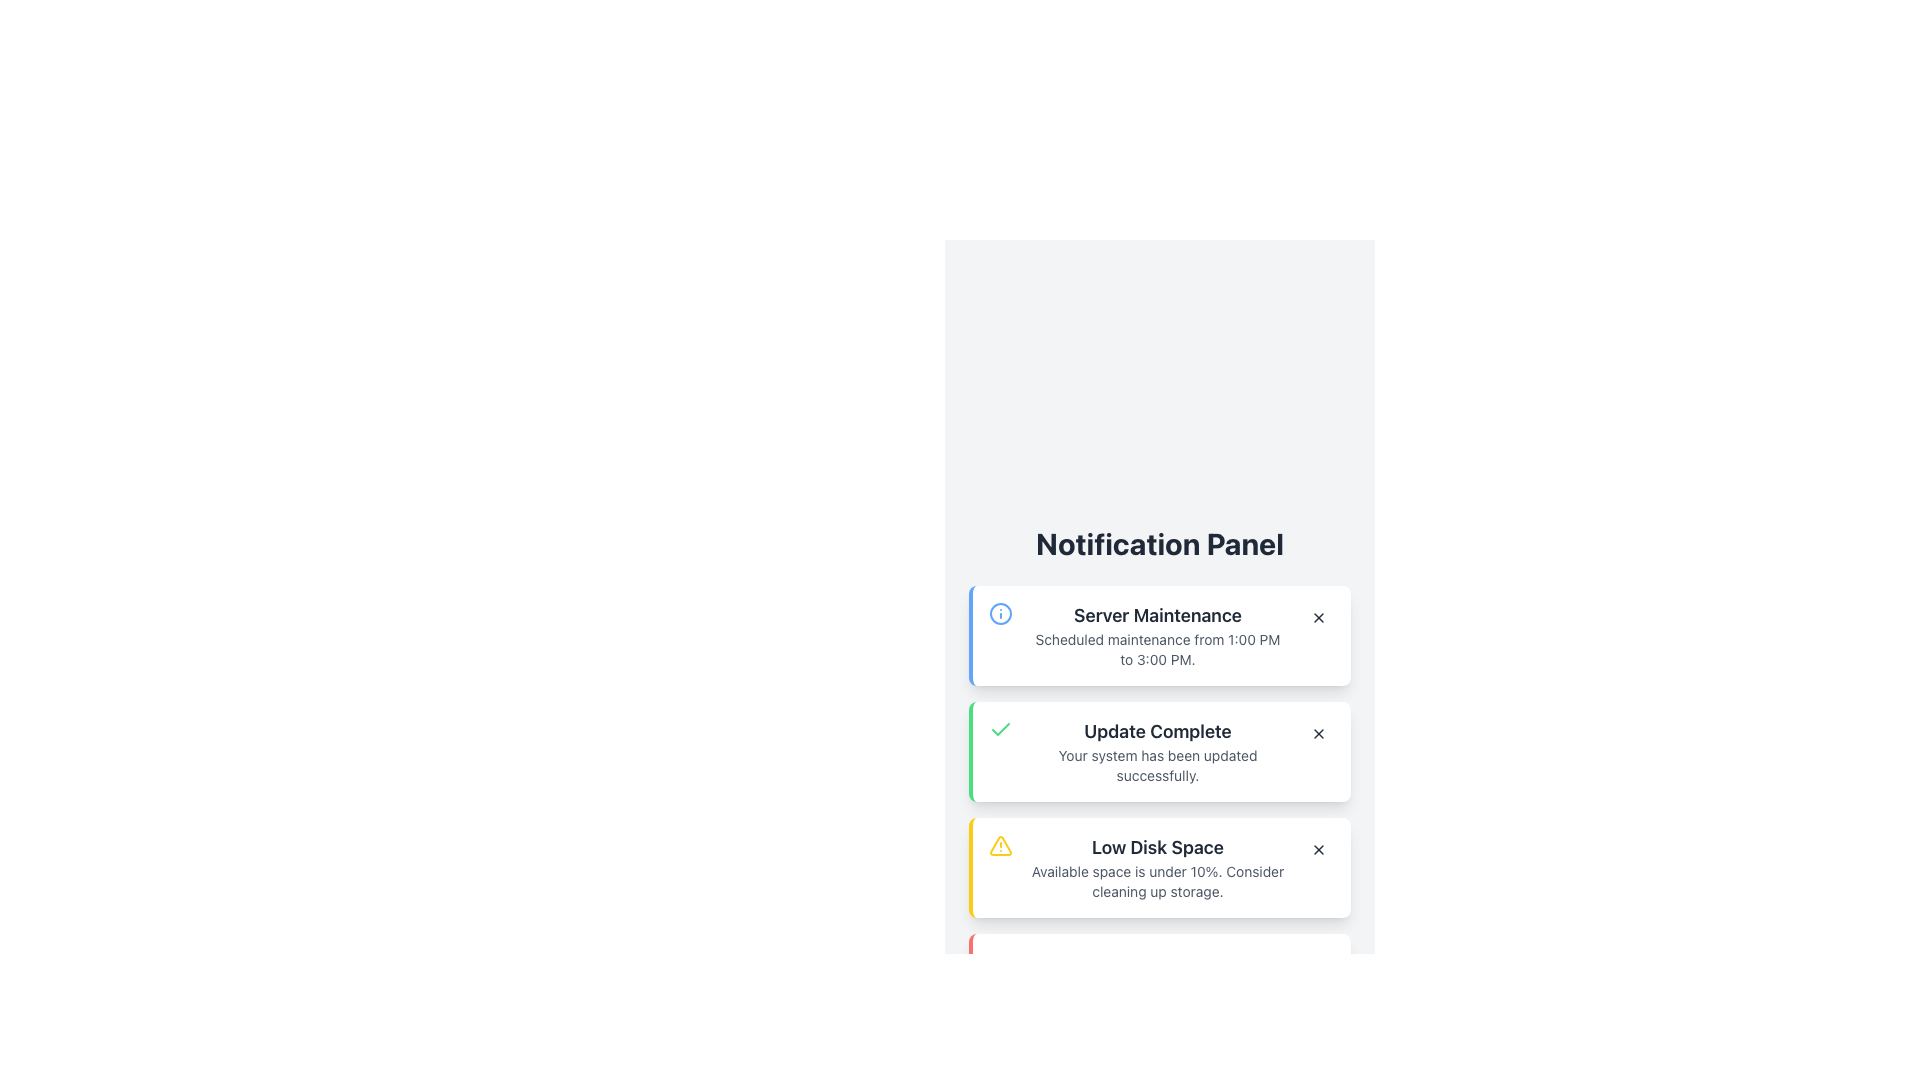 The height and width of the screenshot is (1080, 1920). What do you see at coordinates (1001, 729) in the screenshot?
I see `the checkmark icon drawn in SVG with a green stroke, located within the success notification card of the notification panel` at bounding box center [1001, 729].